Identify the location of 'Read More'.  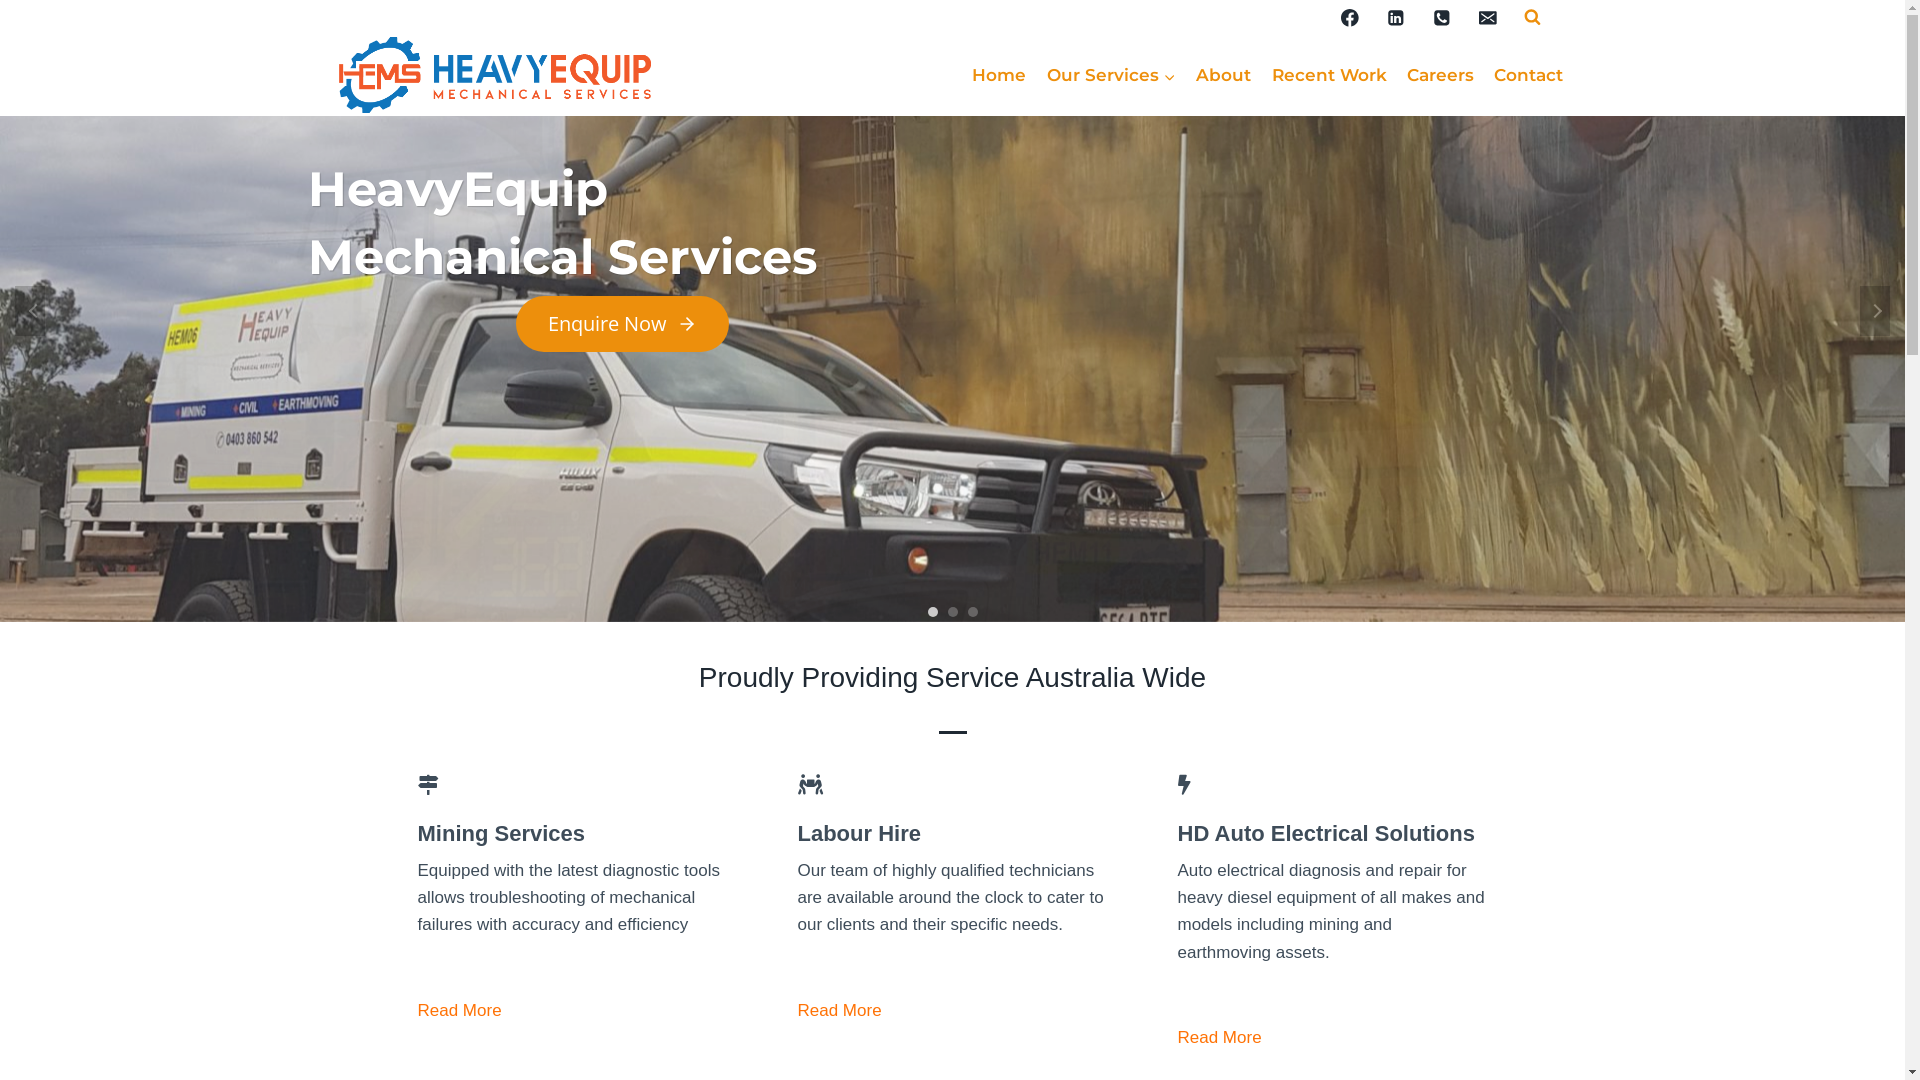
(459, 1010).